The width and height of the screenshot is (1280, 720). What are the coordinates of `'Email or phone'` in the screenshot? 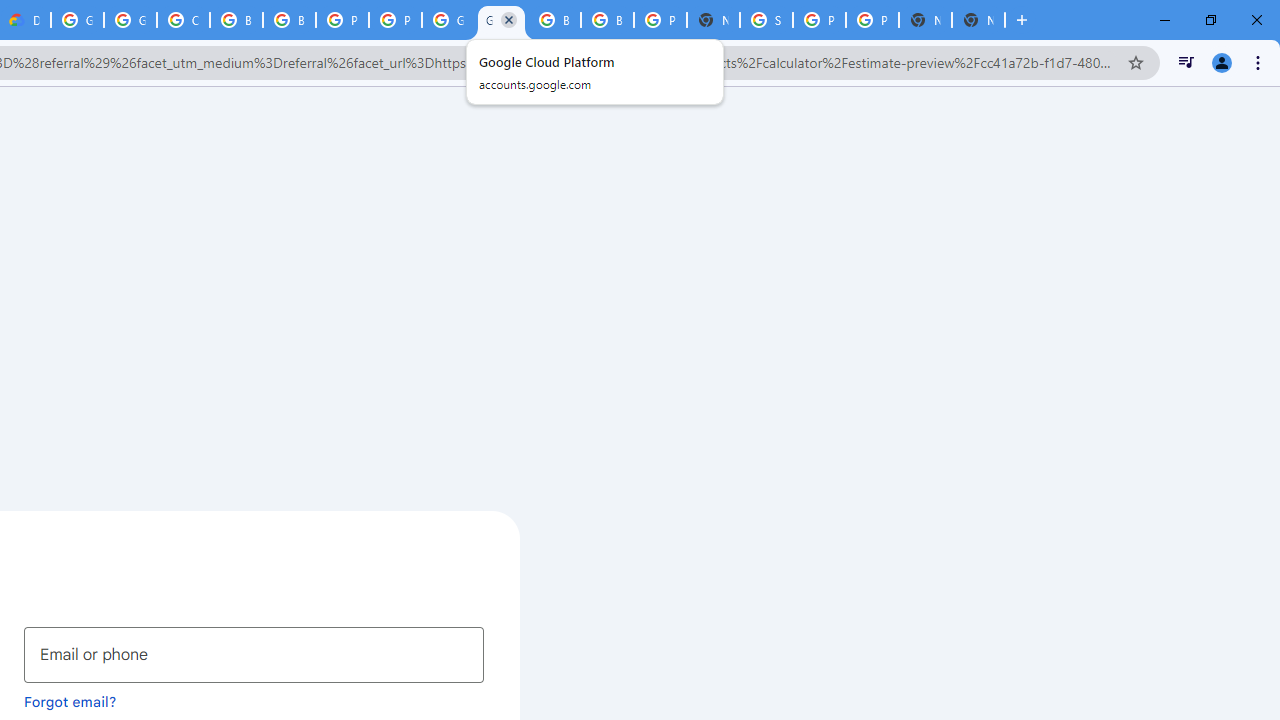 It's located at (253, 654).